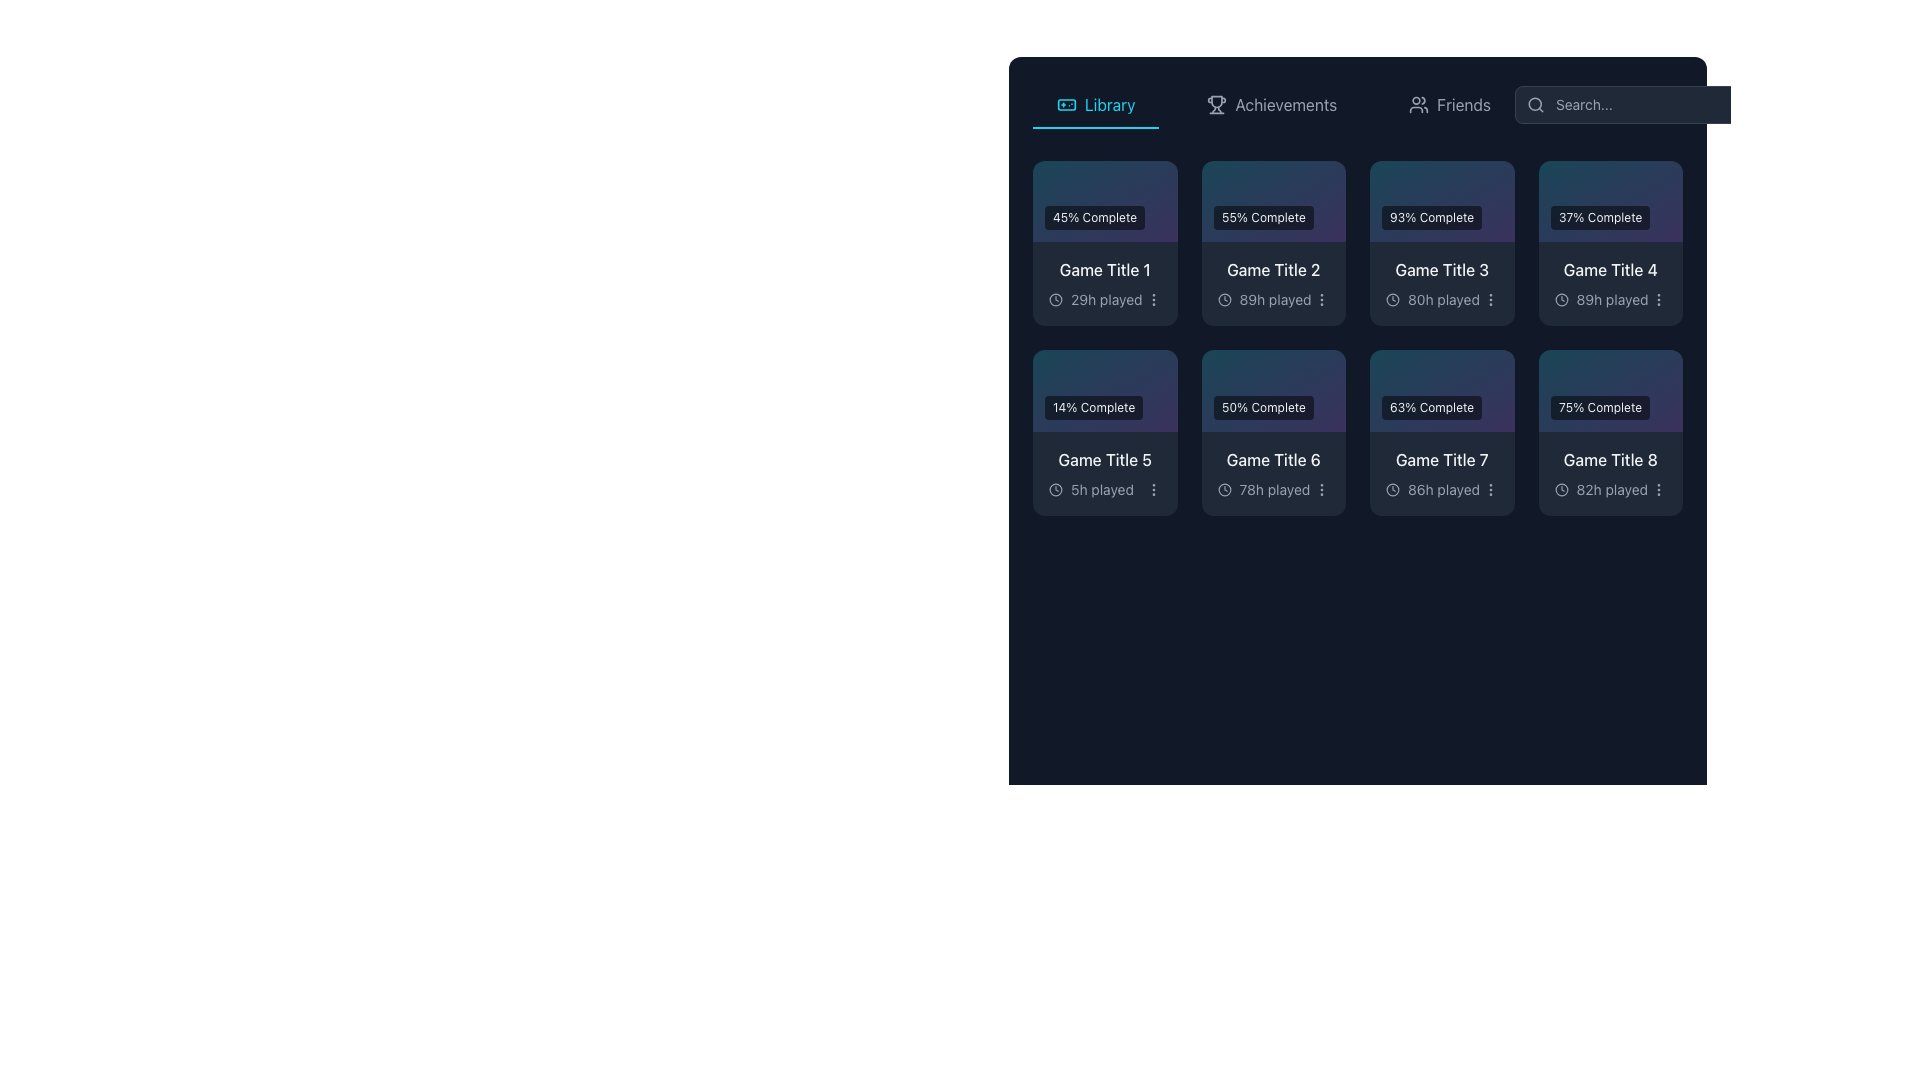 Image resolution: width=1920 pixels, height=1080 pixels. What do you see at coordinates (1321, 489) in the screenshot?
I see `the vertical ellipsis button` at bounding box center [1321, 489].